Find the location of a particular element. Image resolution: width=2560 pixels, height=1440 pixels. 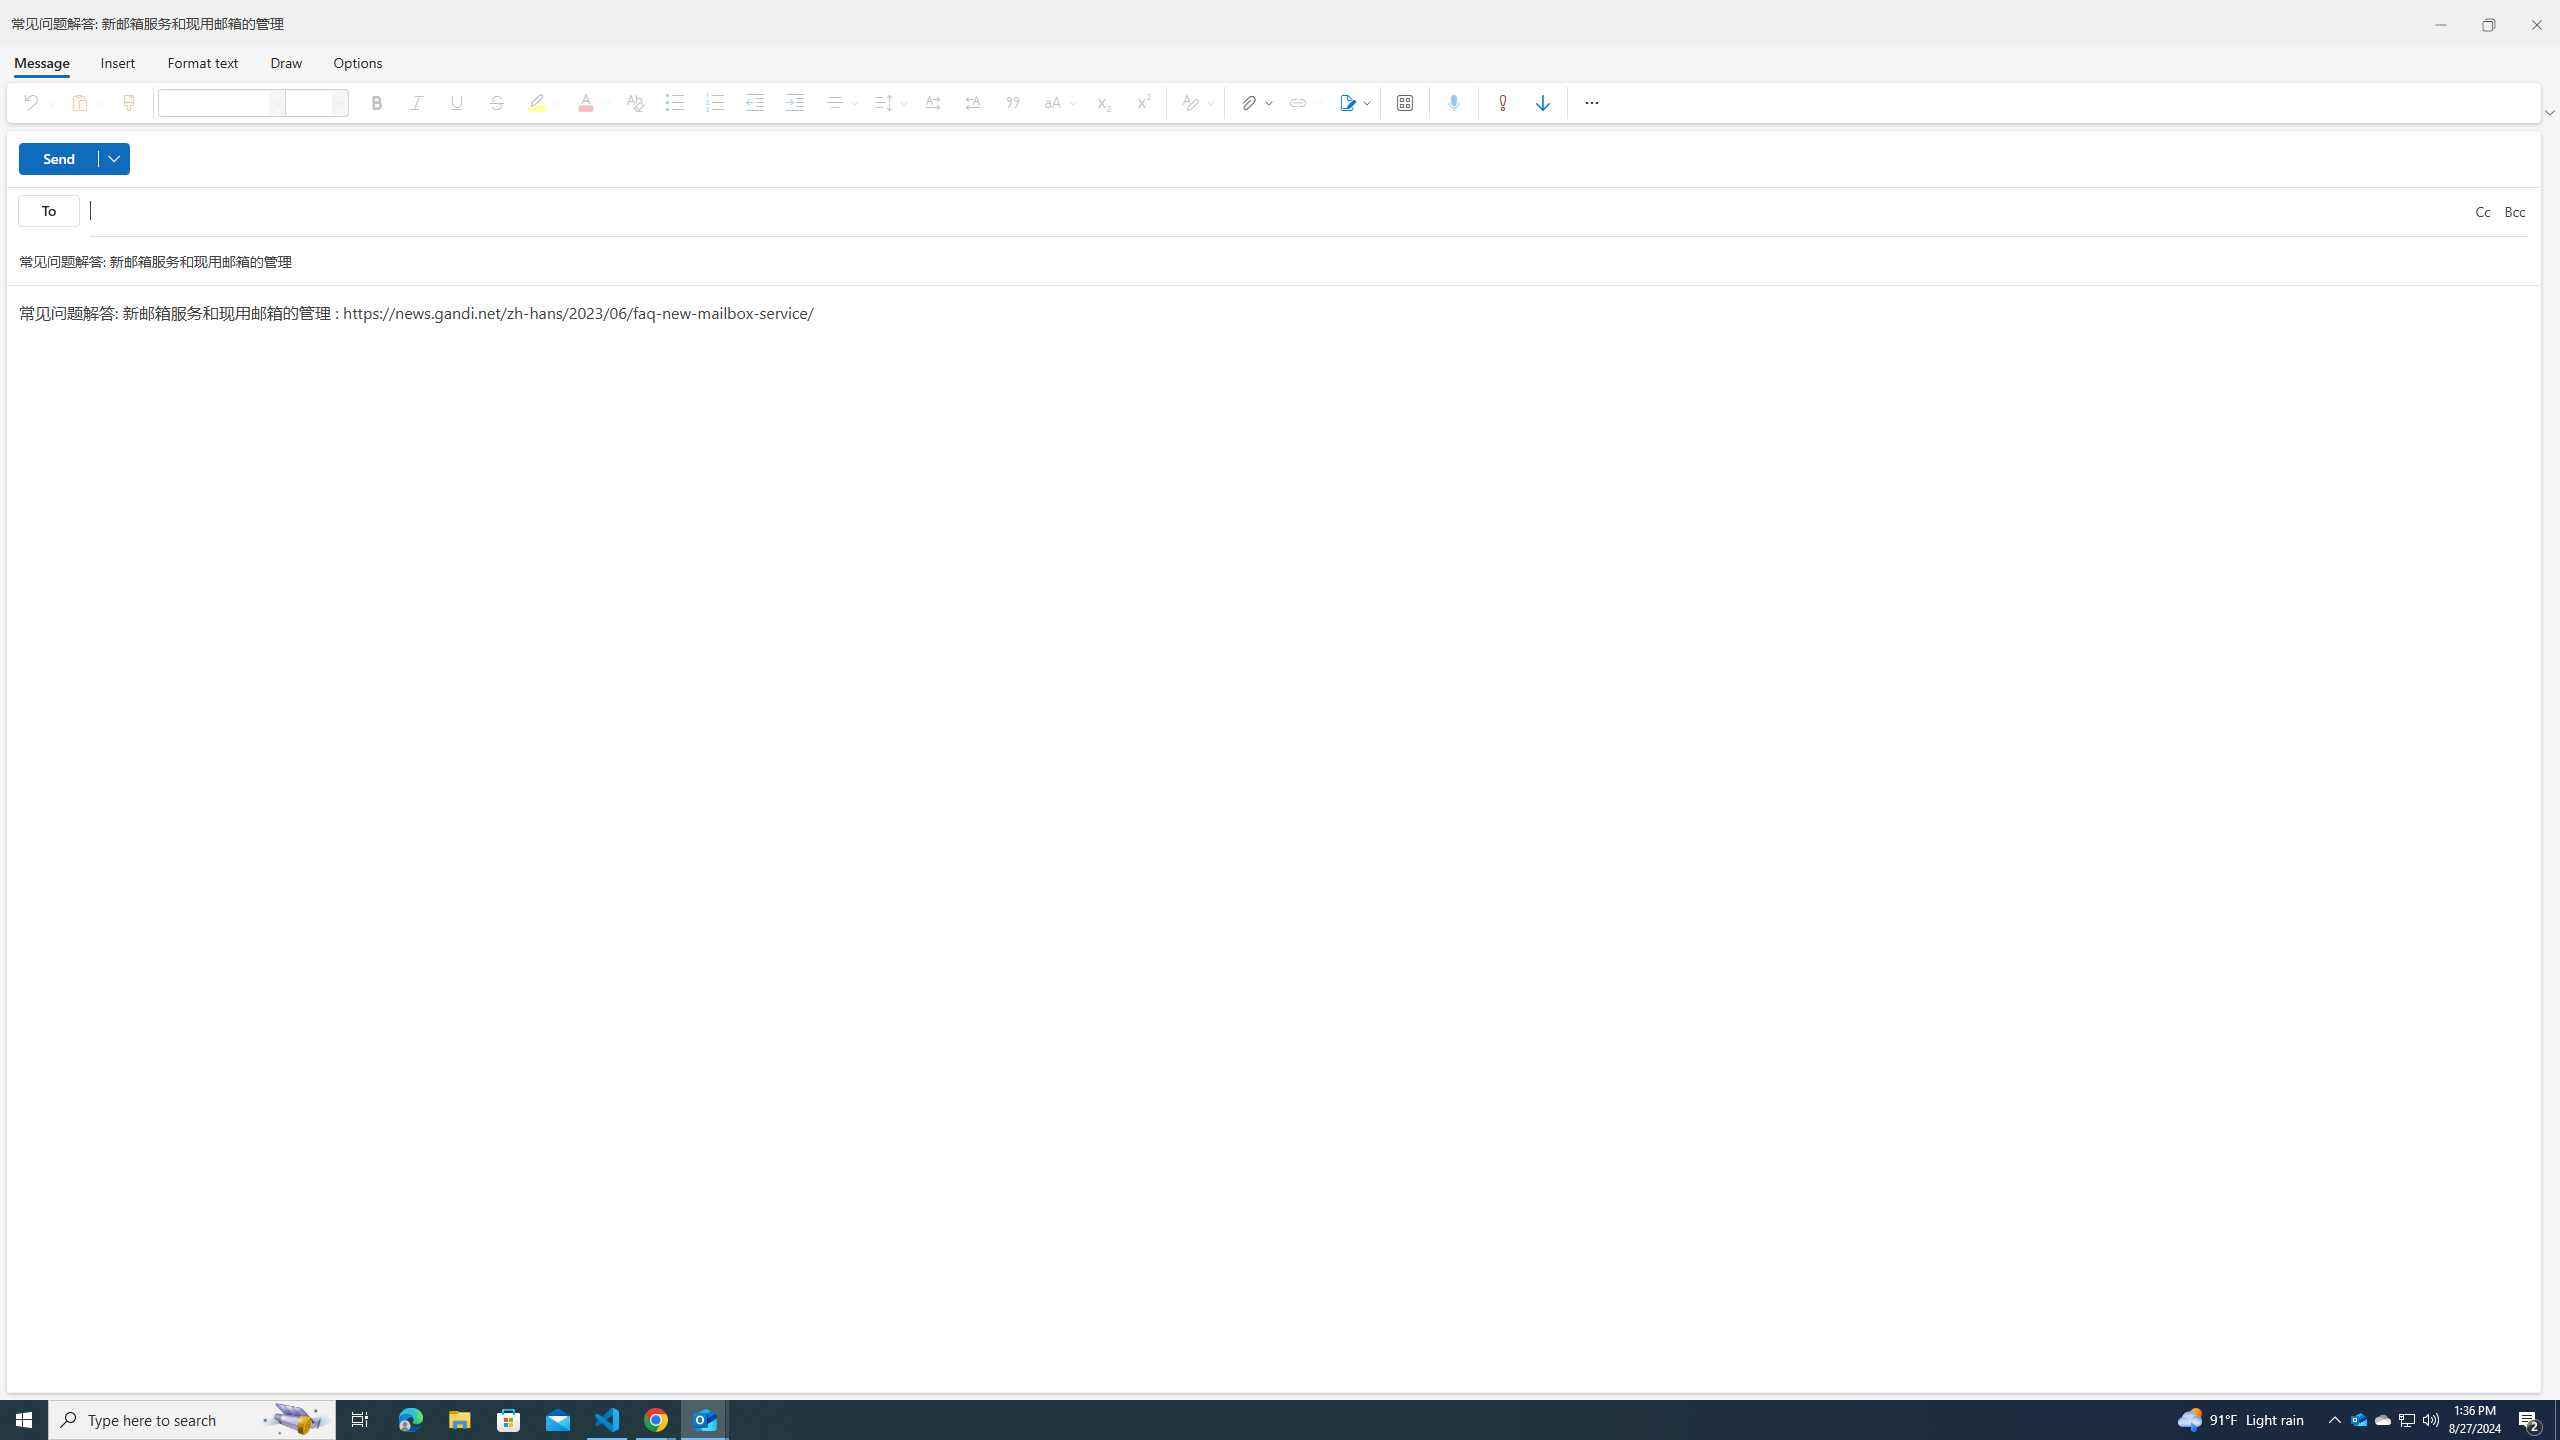

'Subscript' is located at coordinates (1101, 102).